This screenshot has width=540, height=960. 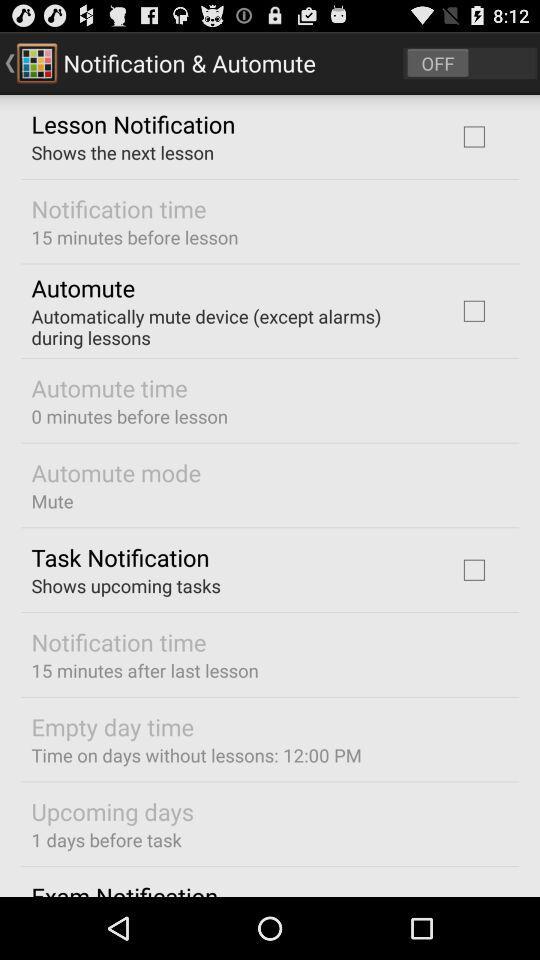 What do you see at coordinates (470, 62) in the screenshot?
I see `go do off` at bounding box center [470, 62].